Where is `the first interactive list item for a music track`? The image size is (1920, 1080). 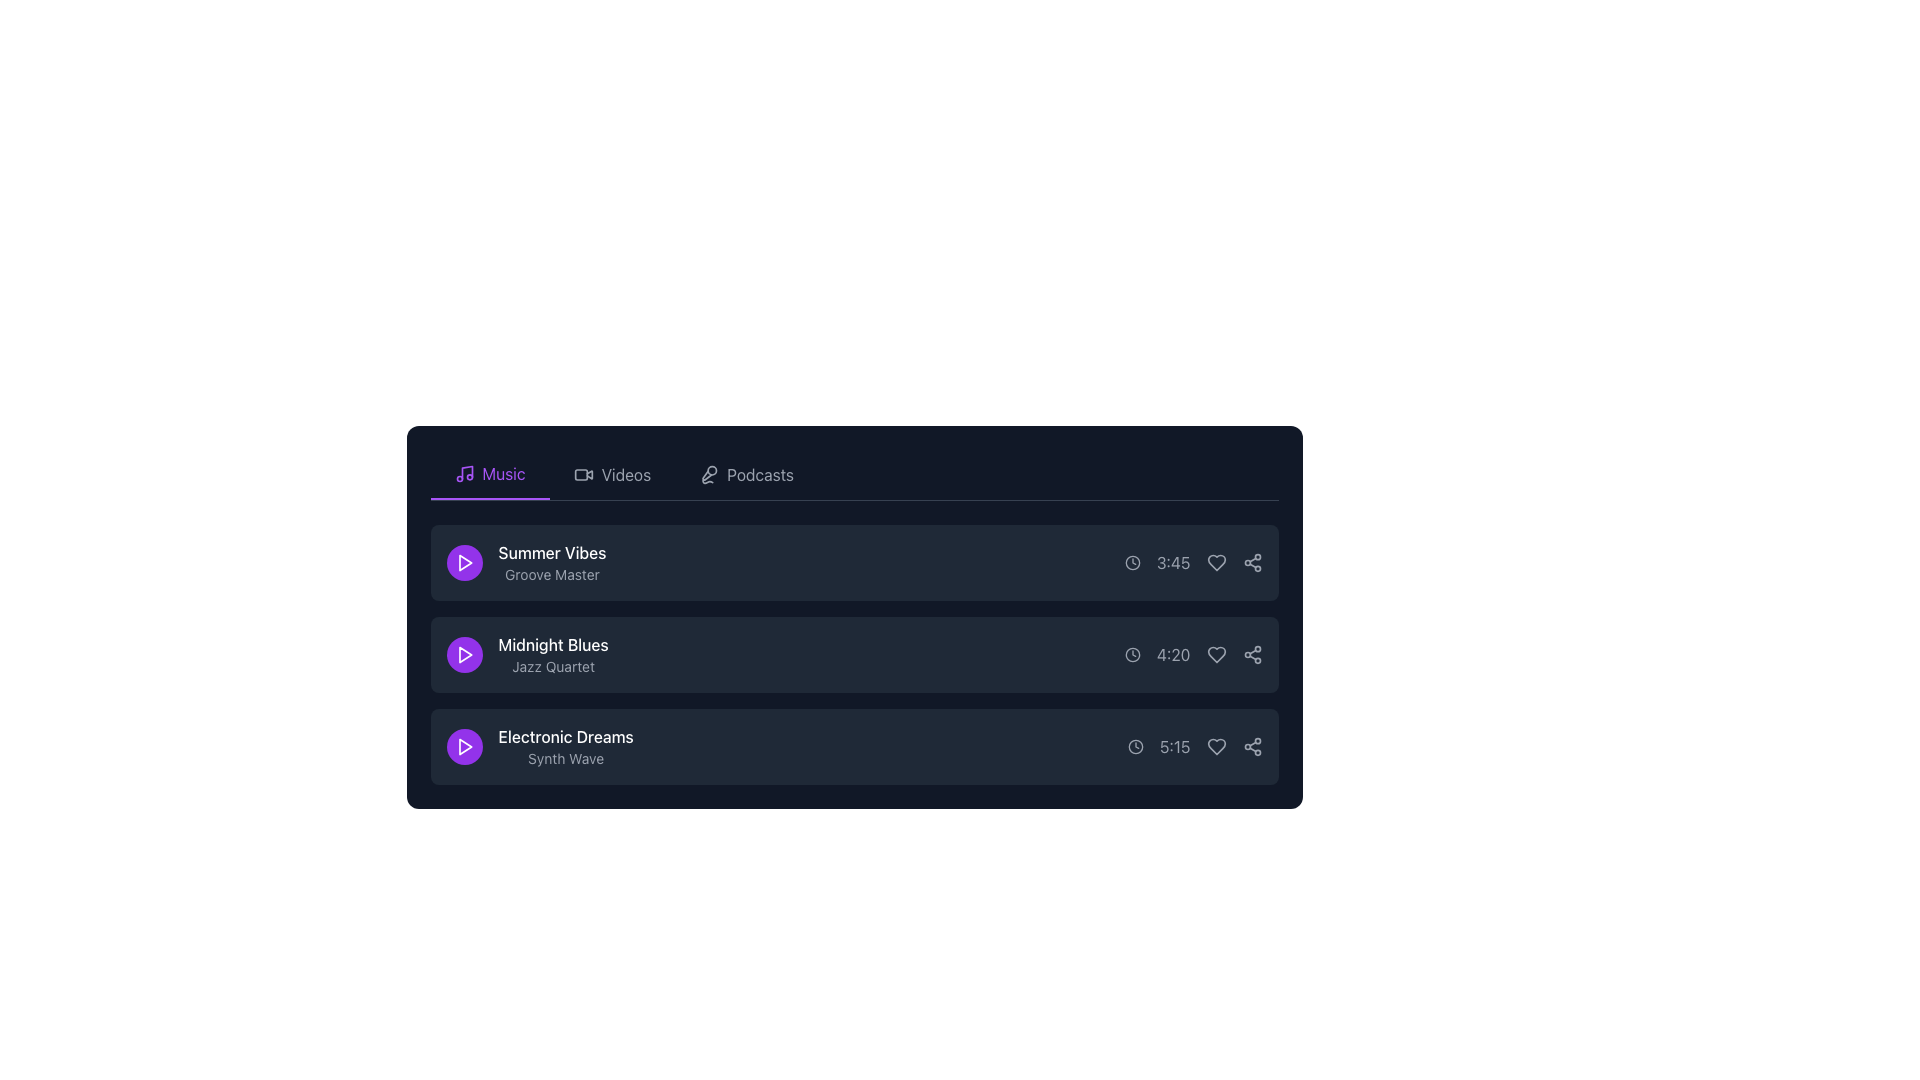
the first interactive list item for a music track is located at coordinates (854, 563).